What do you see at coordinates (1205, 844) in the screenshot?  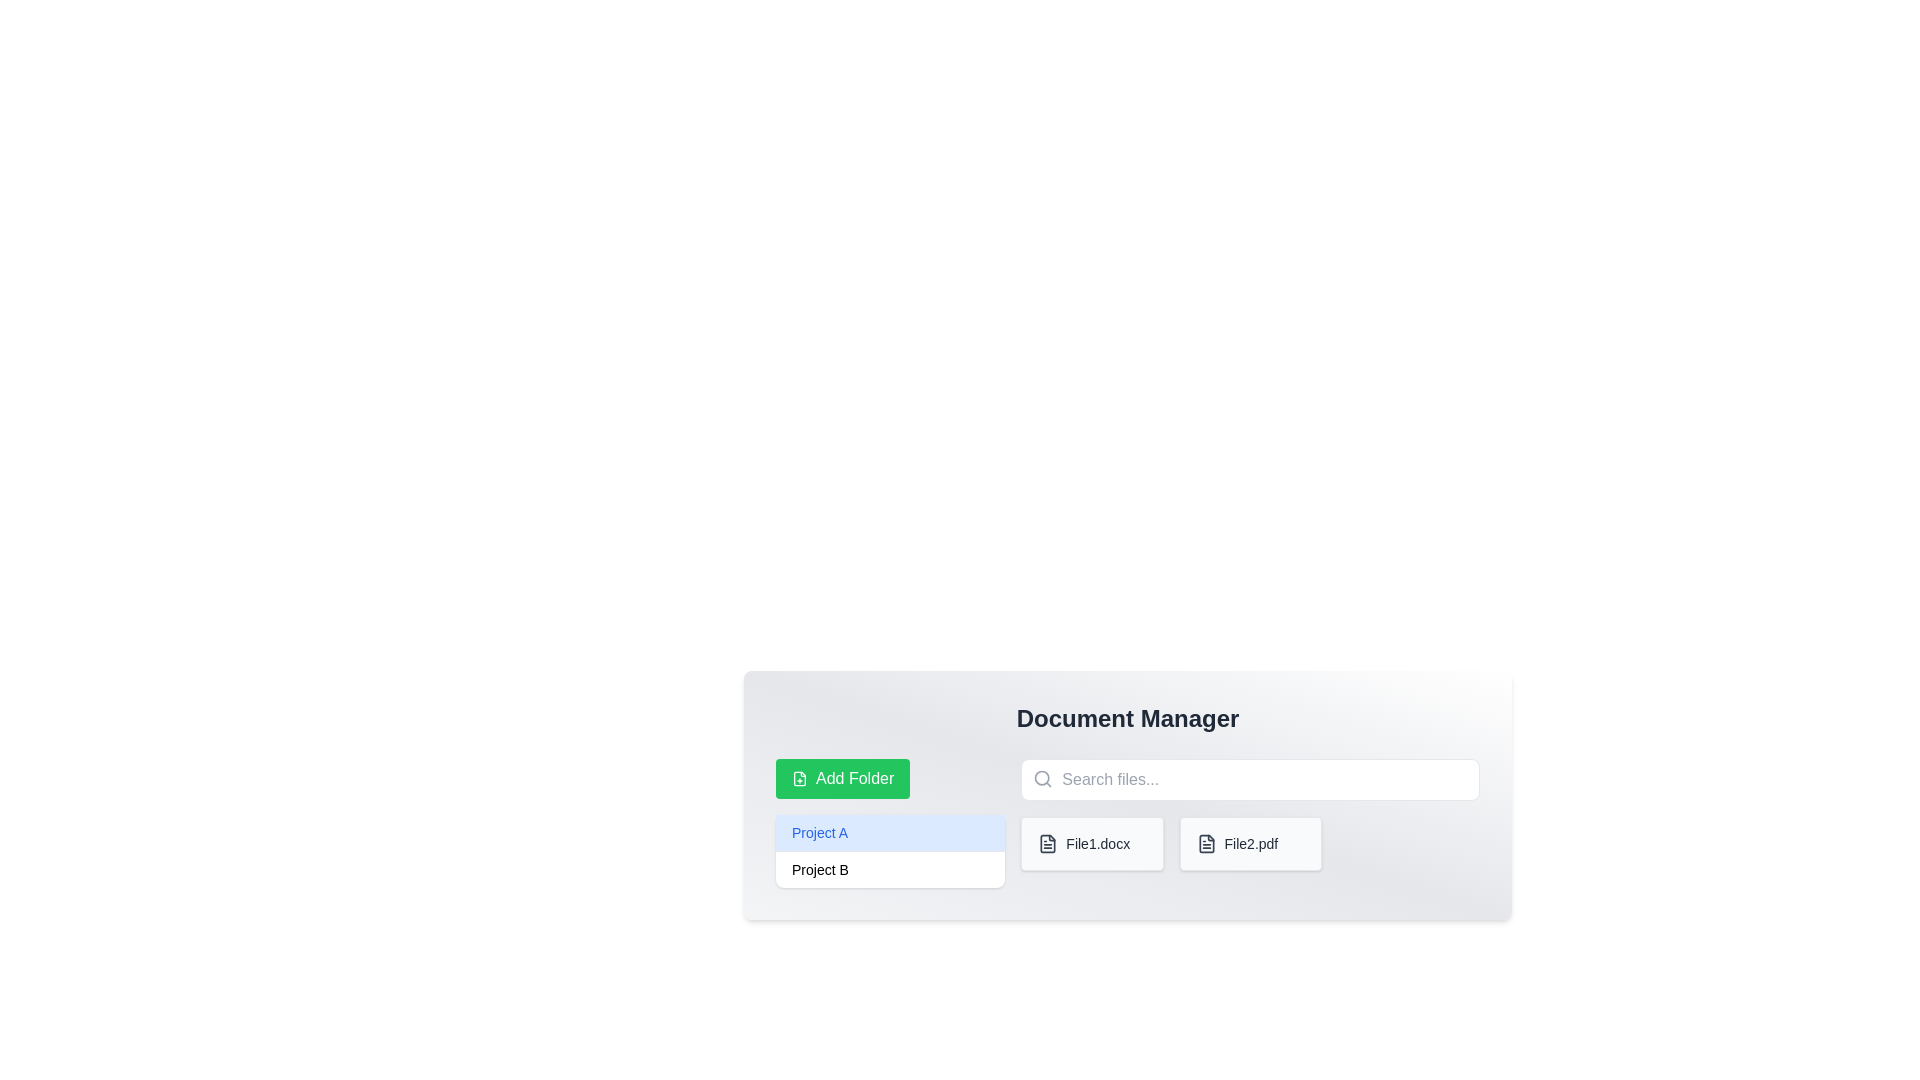 I see `the visual styling of the gray document icon located to the left of the 'File2.pdf' label` at bounding box center [1205, 844].